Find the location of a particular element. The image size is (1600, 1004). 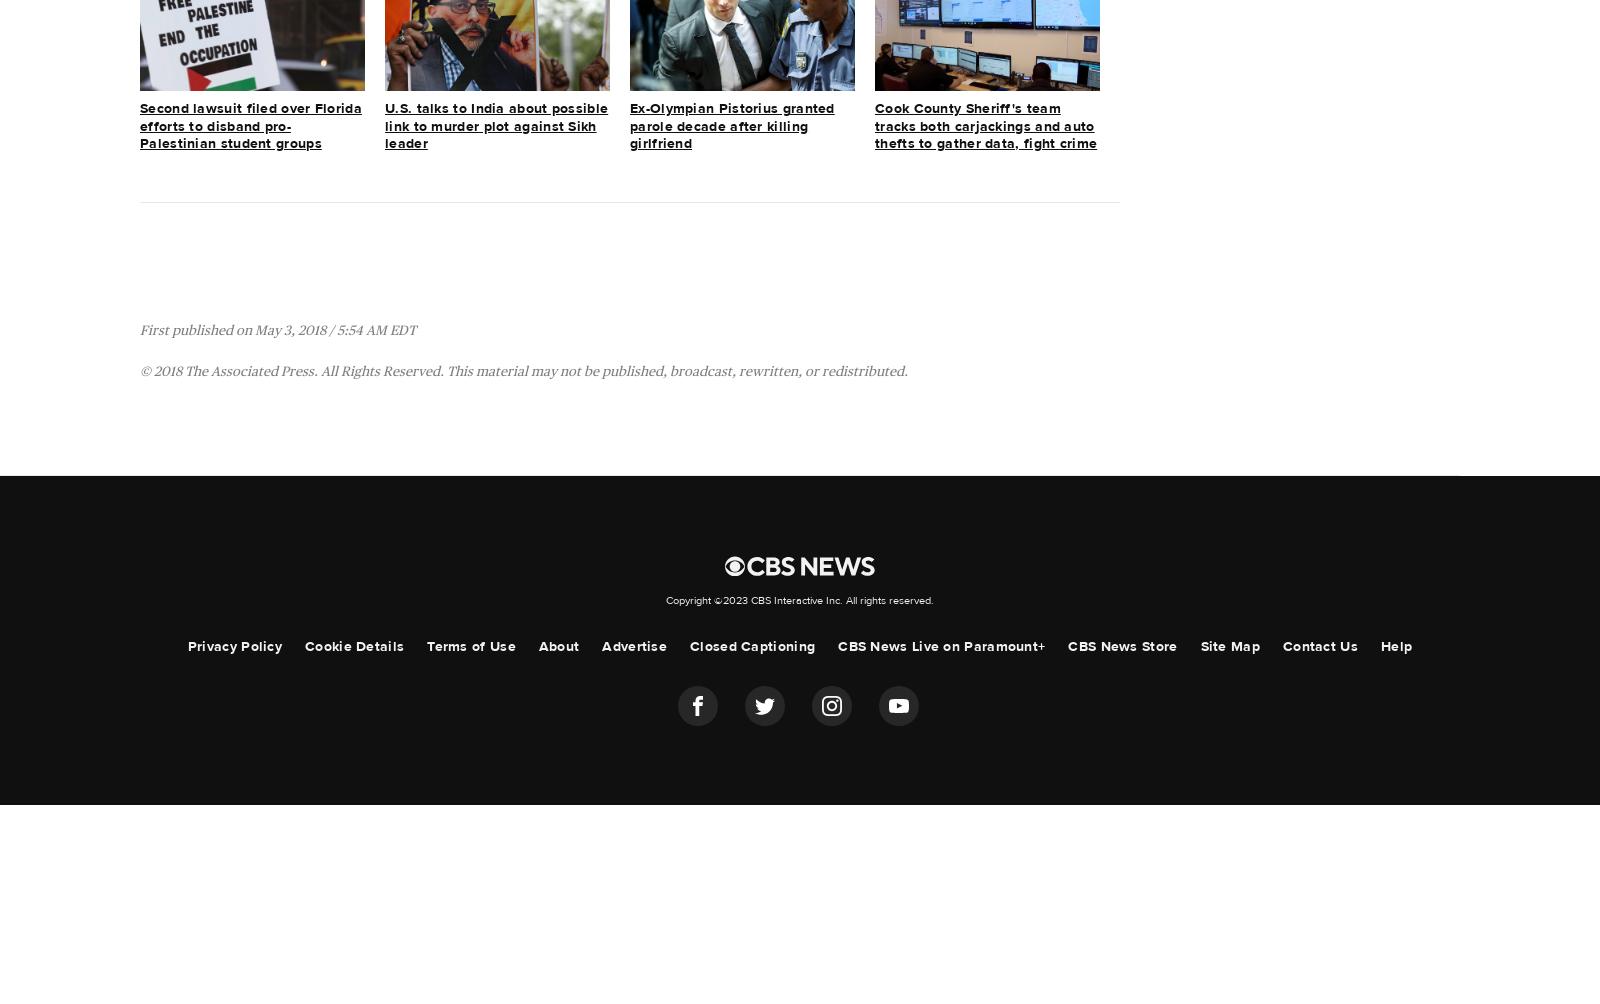

'Closed Captioning' is located at coordinates (752, 644).